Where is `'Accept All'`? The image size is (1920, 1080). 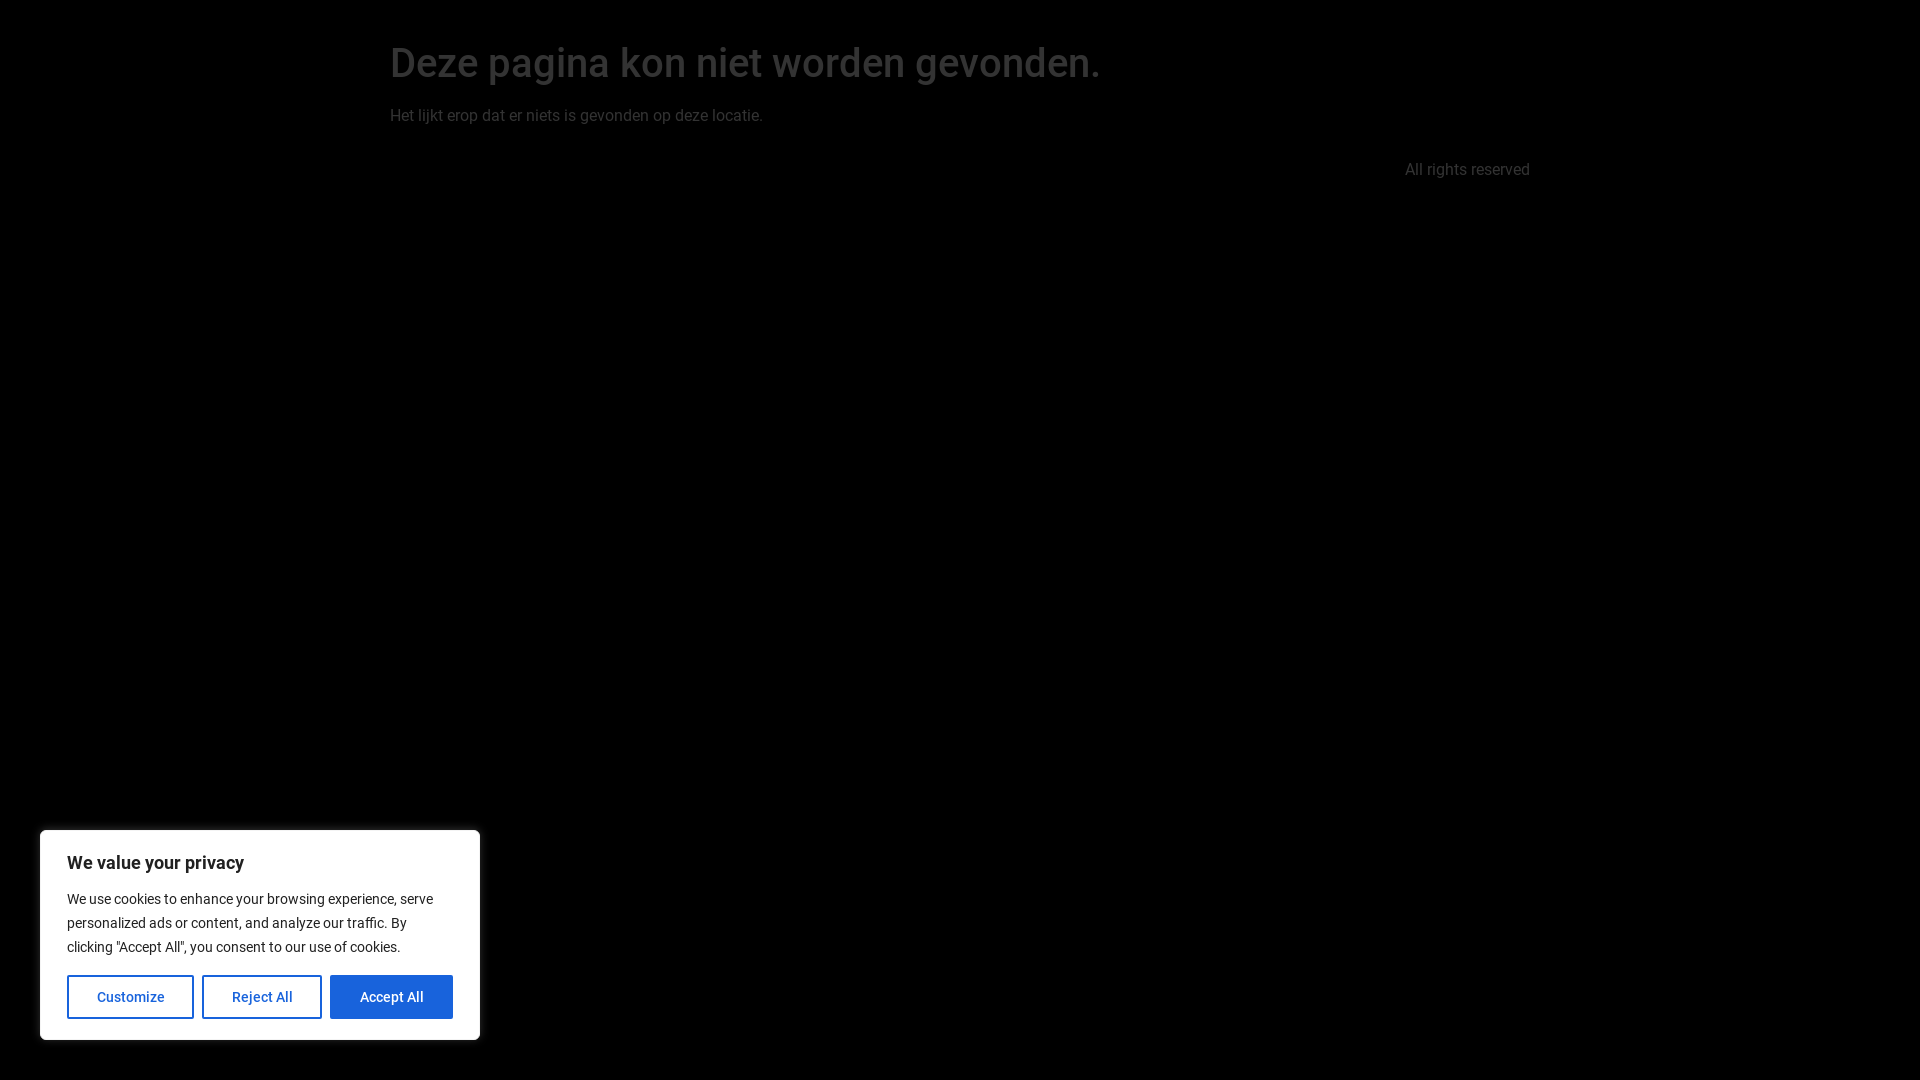
'Accept All' is located at coordinates (391, 996).